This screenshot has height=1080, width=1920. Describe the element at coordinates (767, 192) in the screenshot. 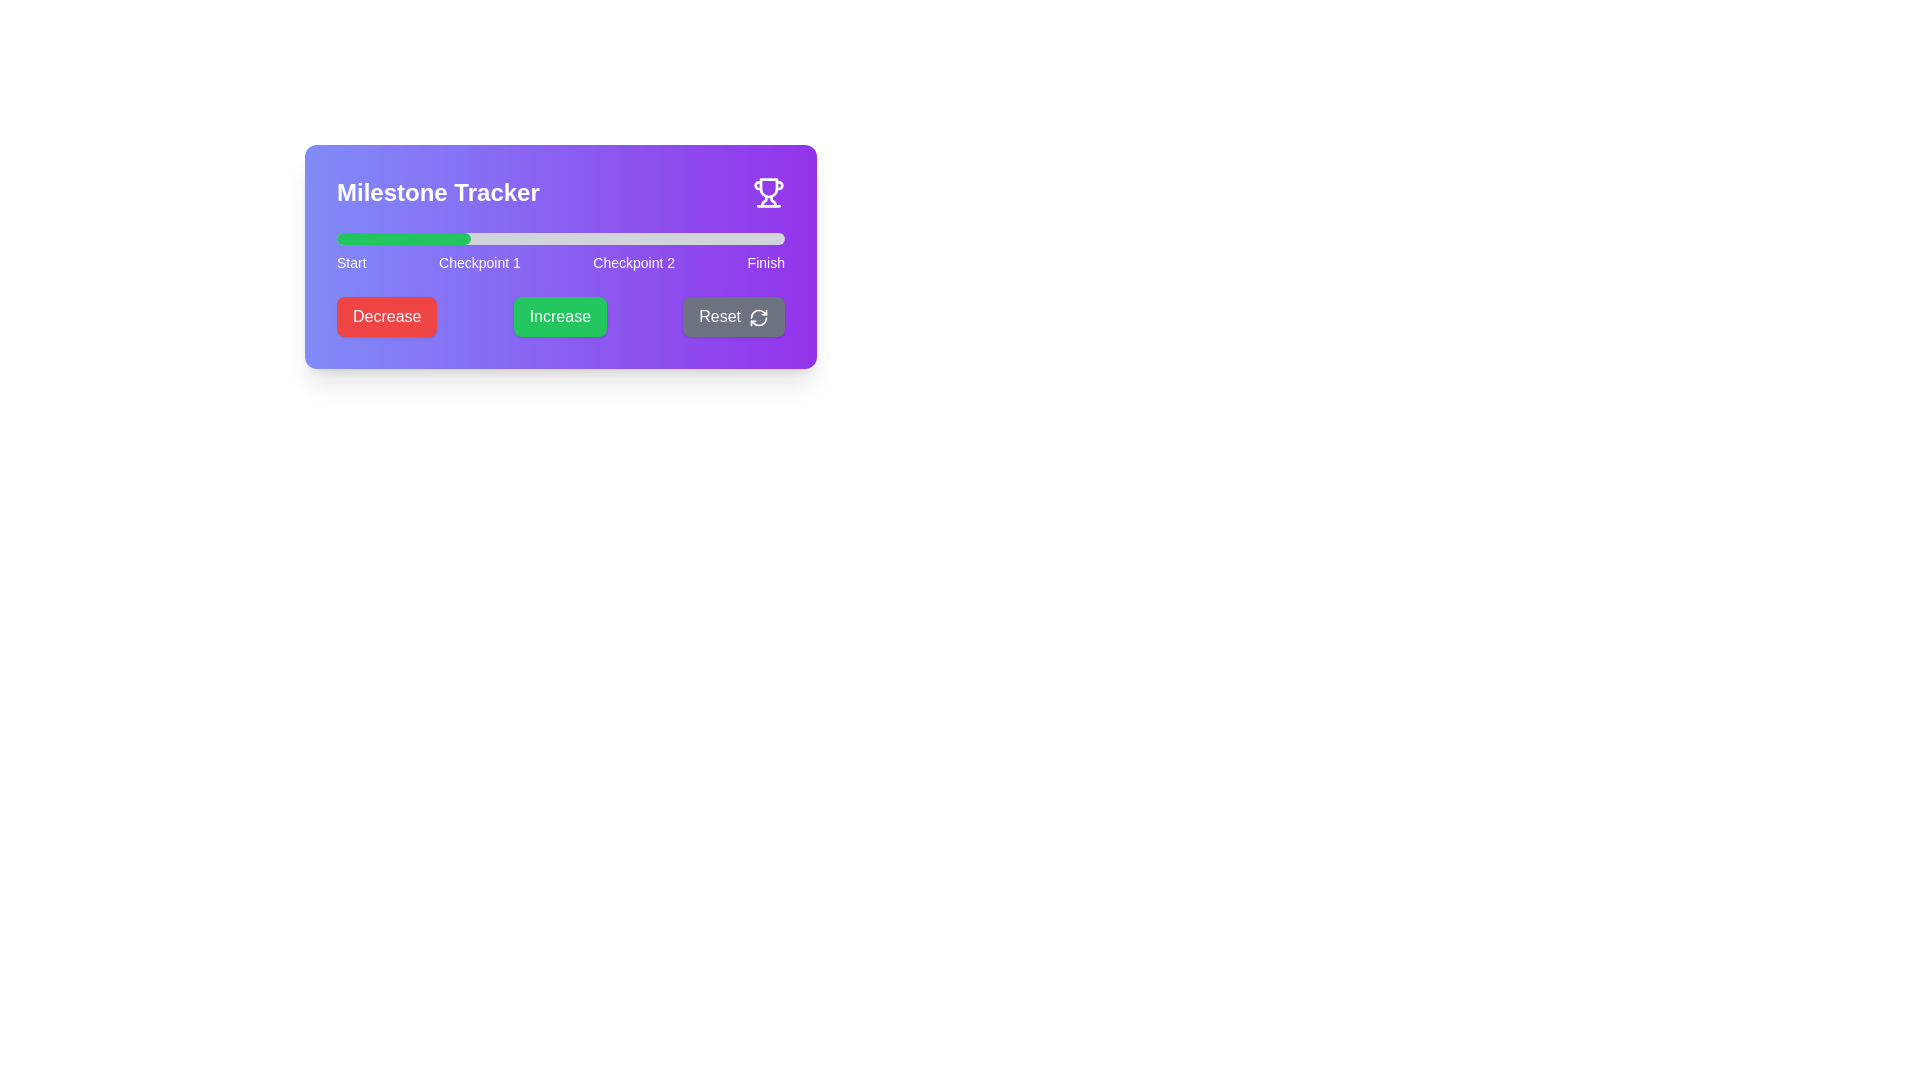

I see `the trophy icon, which is styled with currentColor and located in the top-right corner of the card titled 'Milestone Tracker'` at that location.